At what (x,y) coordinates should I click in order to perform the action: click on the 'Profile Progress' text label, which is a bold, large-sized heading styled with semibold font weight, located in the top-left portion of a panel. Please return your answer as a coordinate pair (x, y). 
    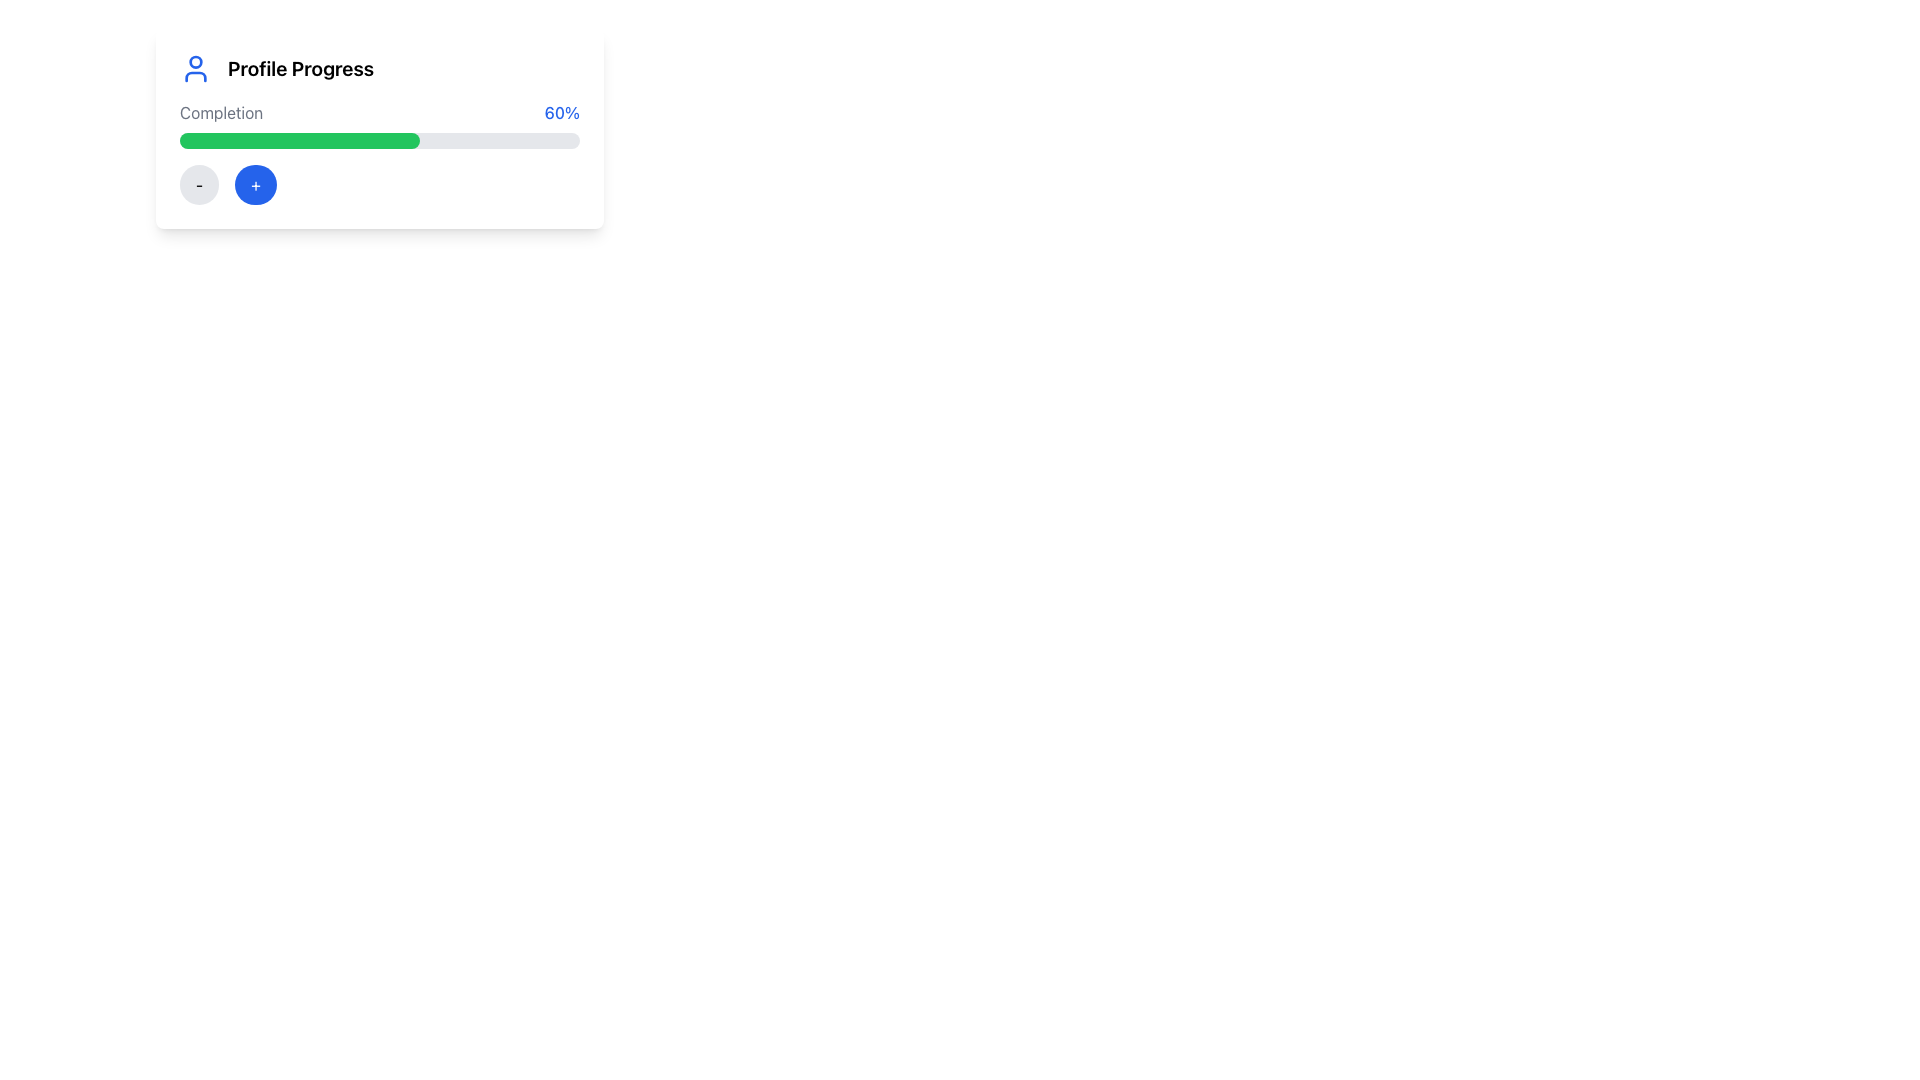
    Looking at the image, I should click on (300, 68).